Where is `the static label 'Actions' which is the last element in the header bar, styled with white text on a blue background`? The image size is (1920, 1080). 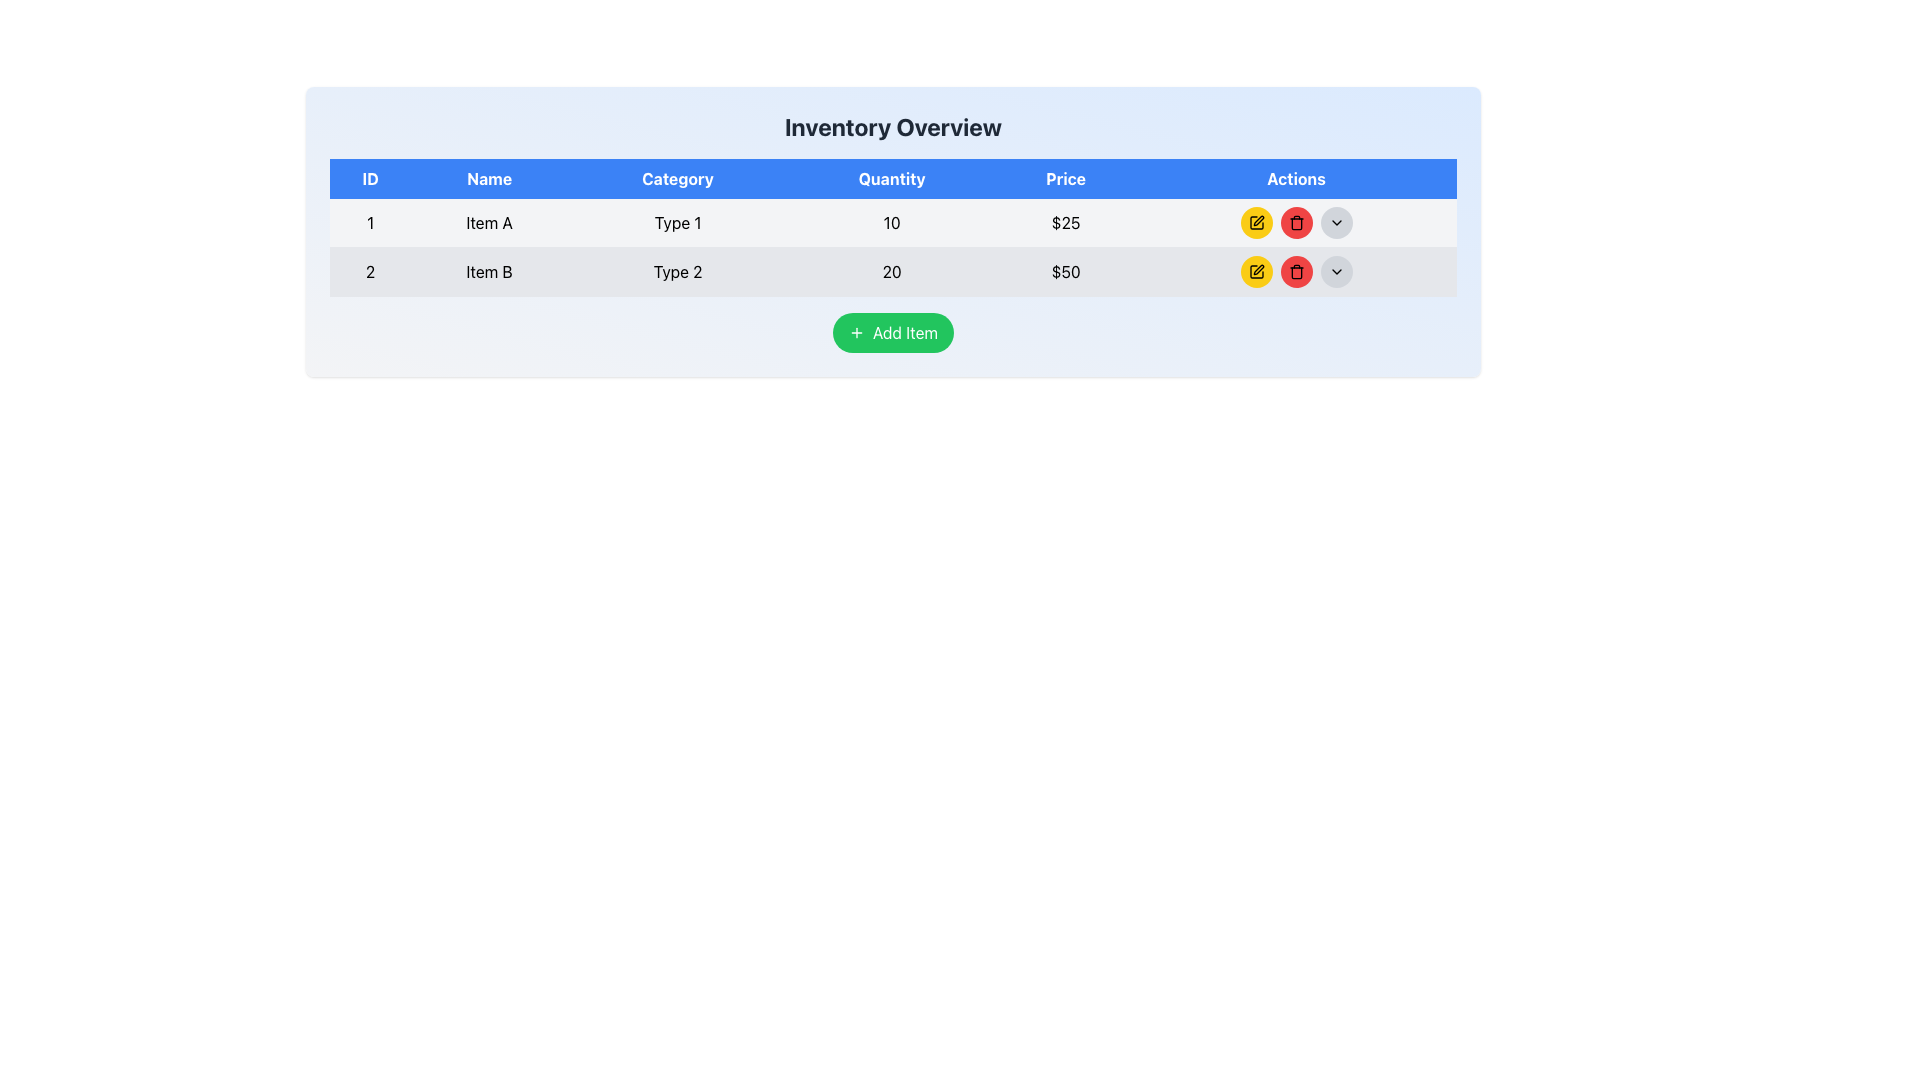 the static label 'Actions' which is the last element in the header bar, styled with white text on a blue background is located at coordinates (1296, 177).